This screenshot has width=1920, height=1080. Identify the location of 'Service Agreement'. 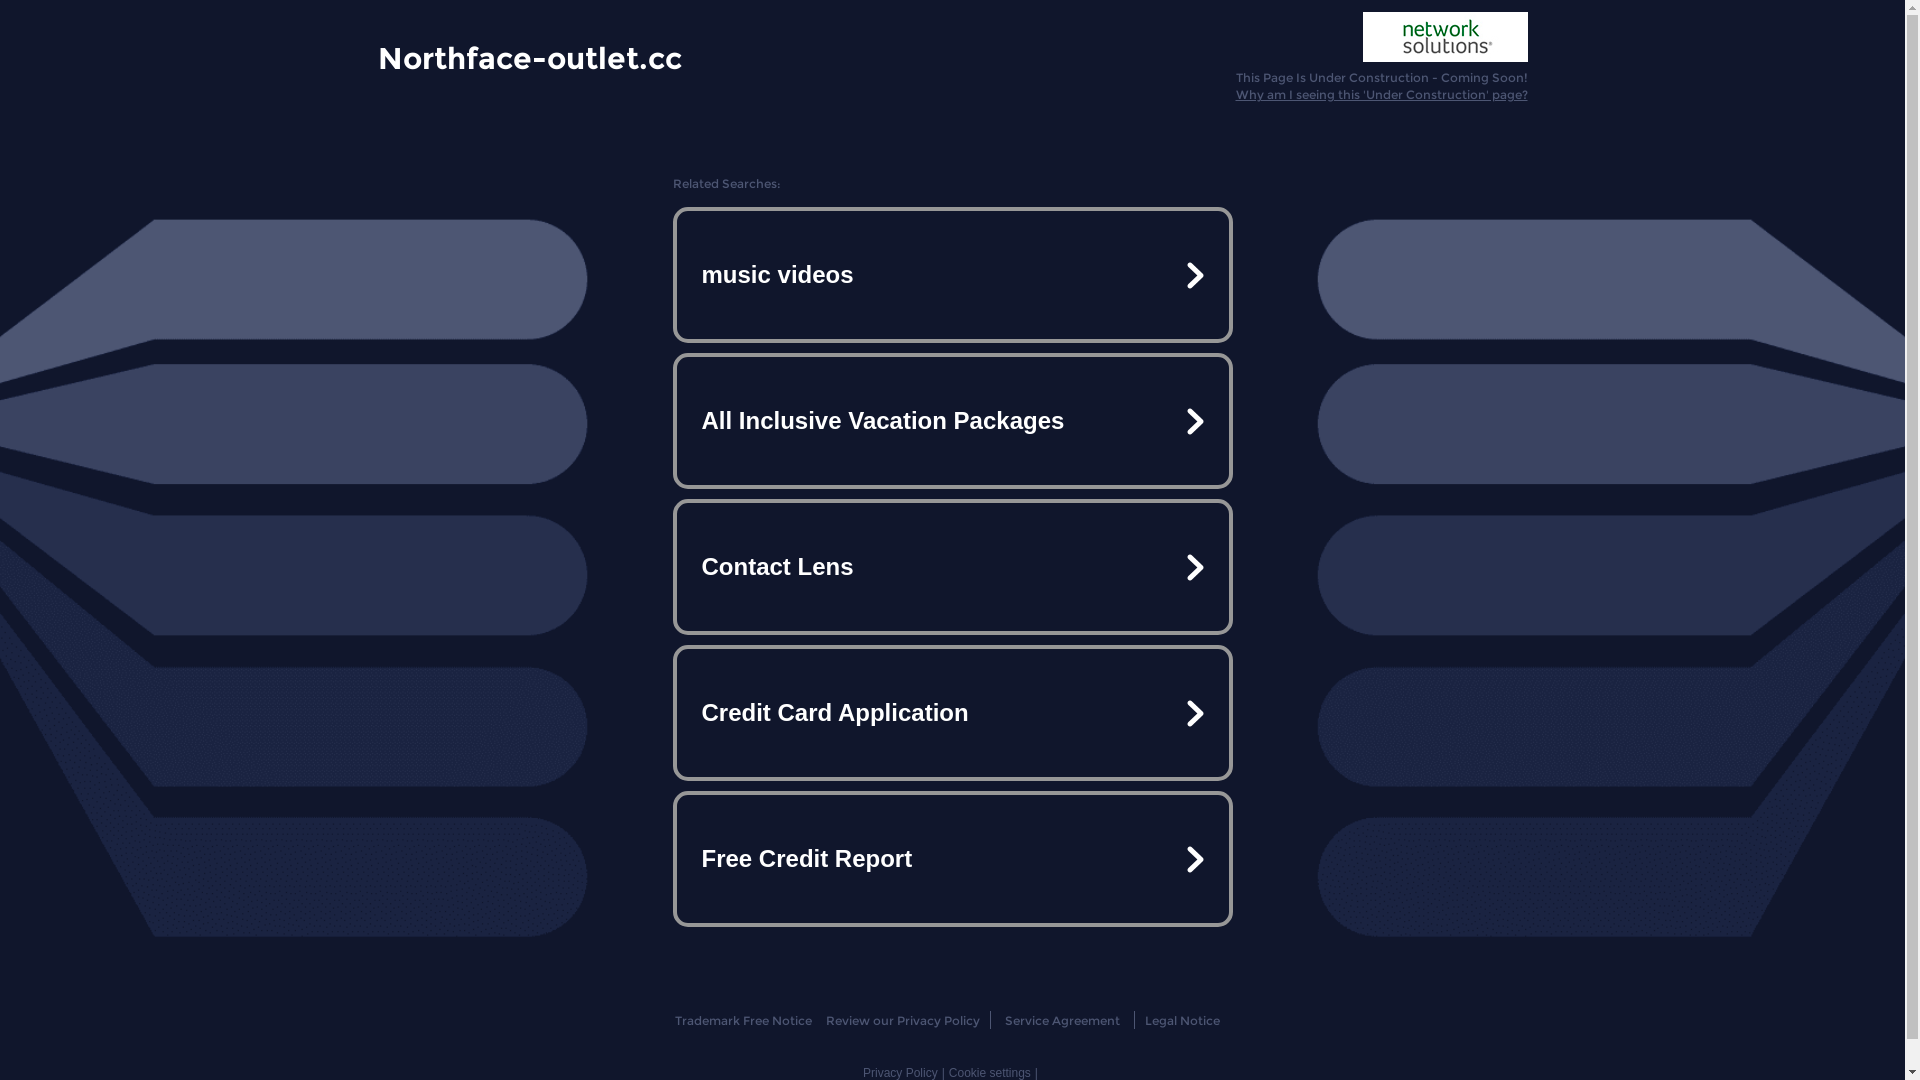
(1061, 1020).